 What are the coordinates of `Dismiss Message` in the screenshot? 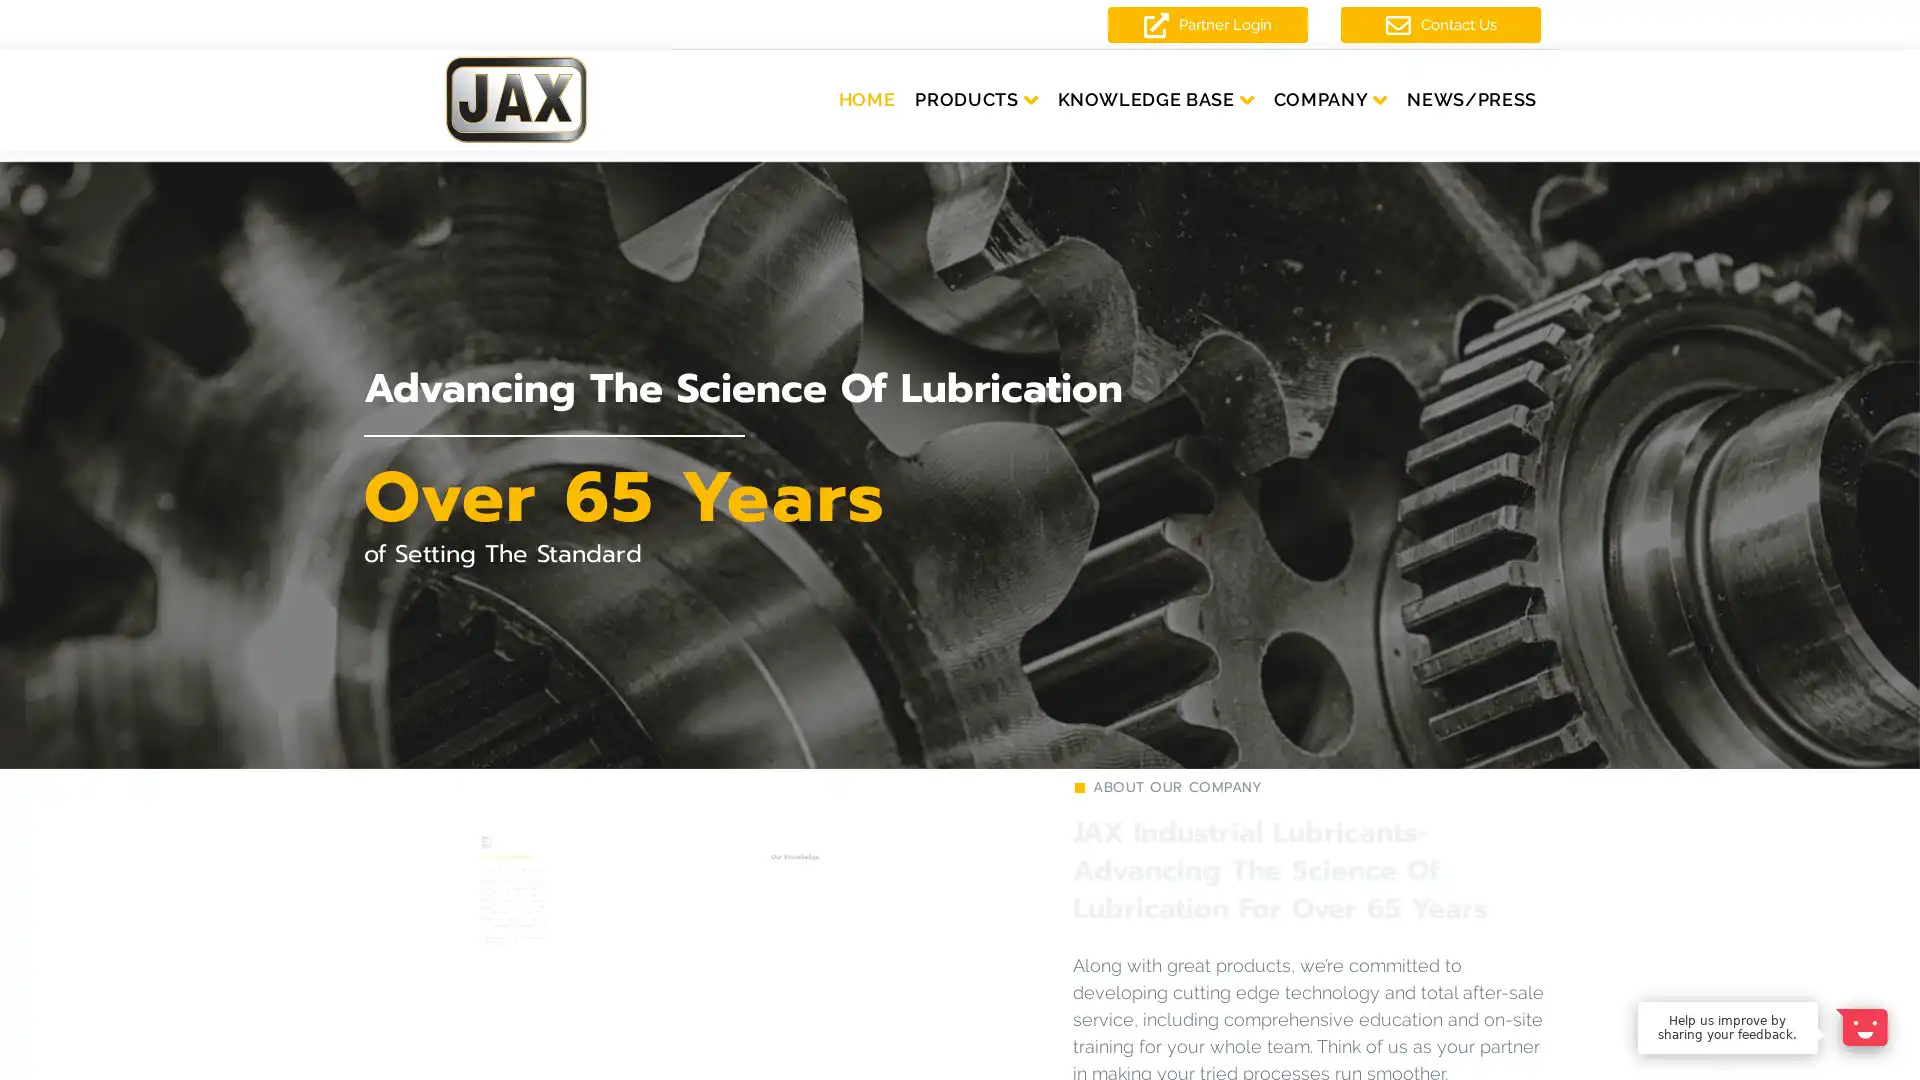 It's located at (1815, 1003).